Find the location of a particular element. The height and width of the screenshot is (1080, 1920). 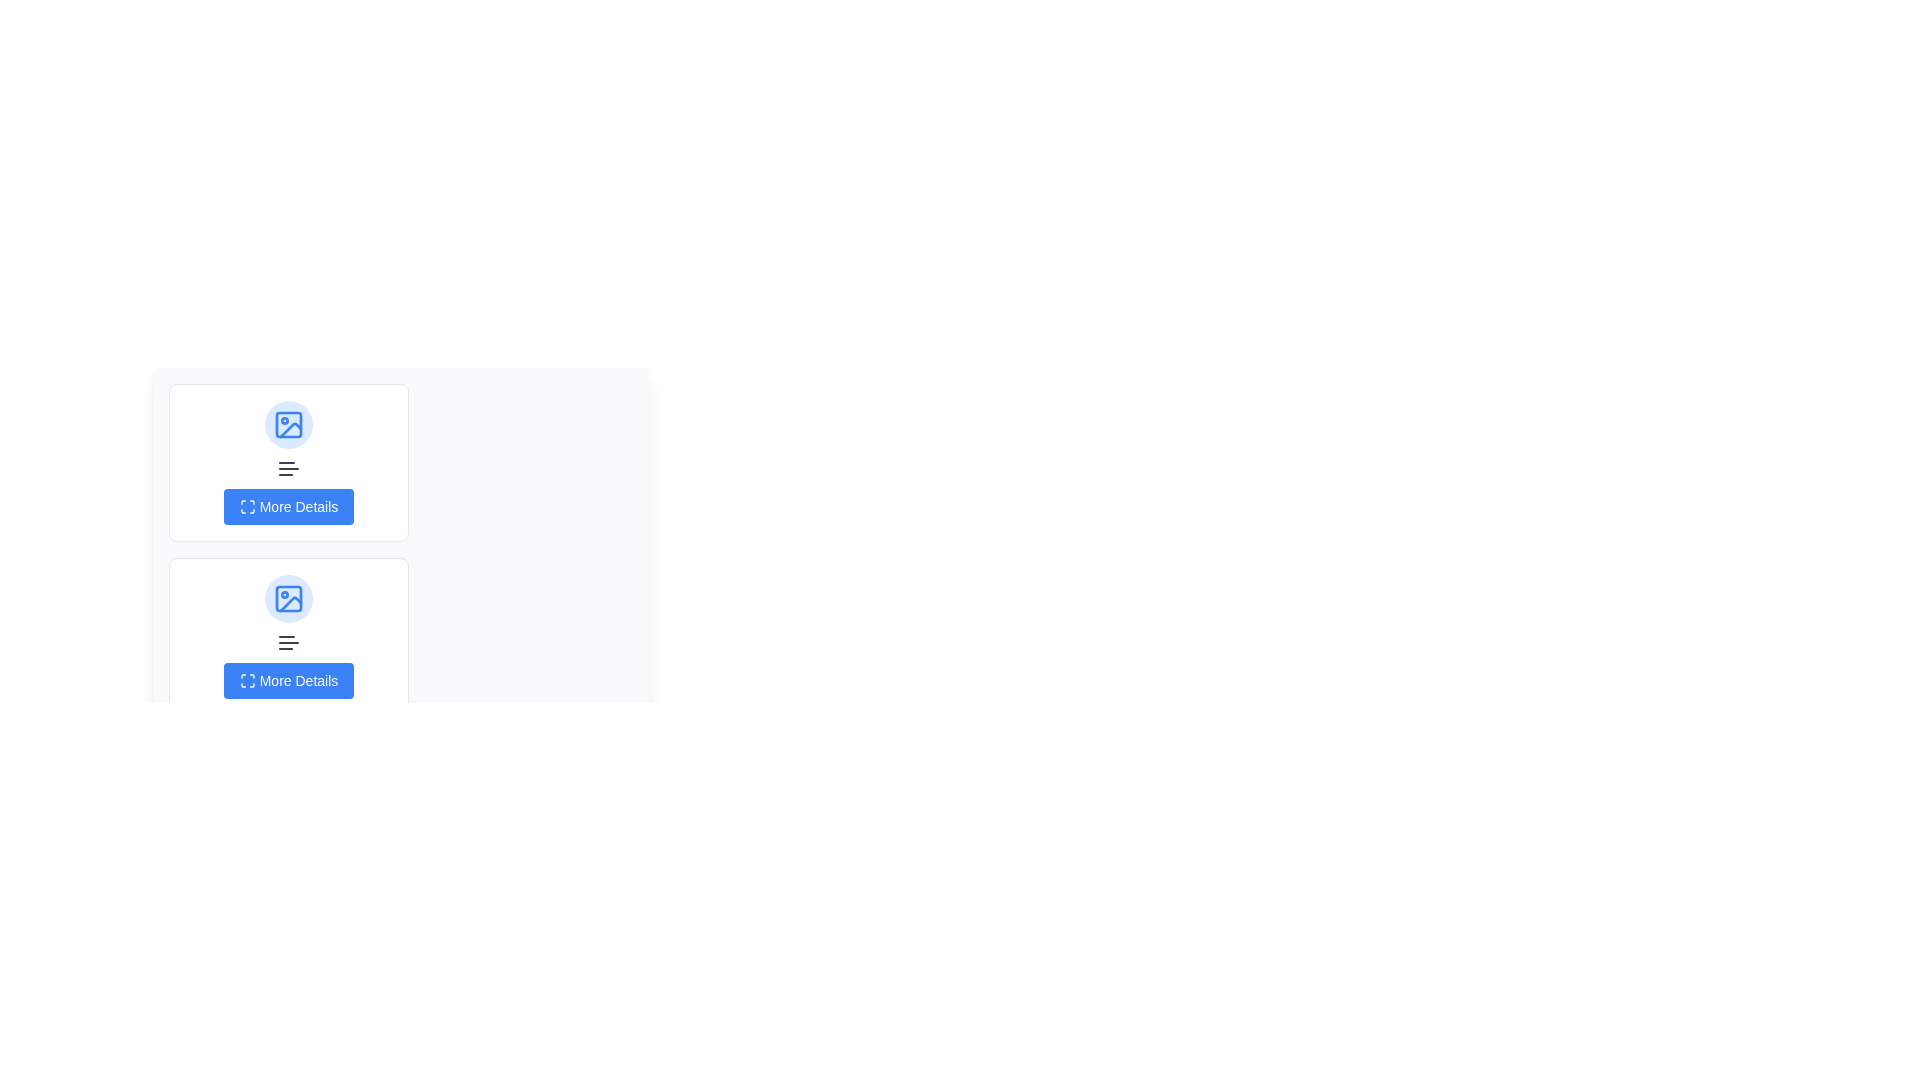

the icon representing text or label in the lower card, located below the circular image and above the 'More Details' button is located at coordinates (287, 643).